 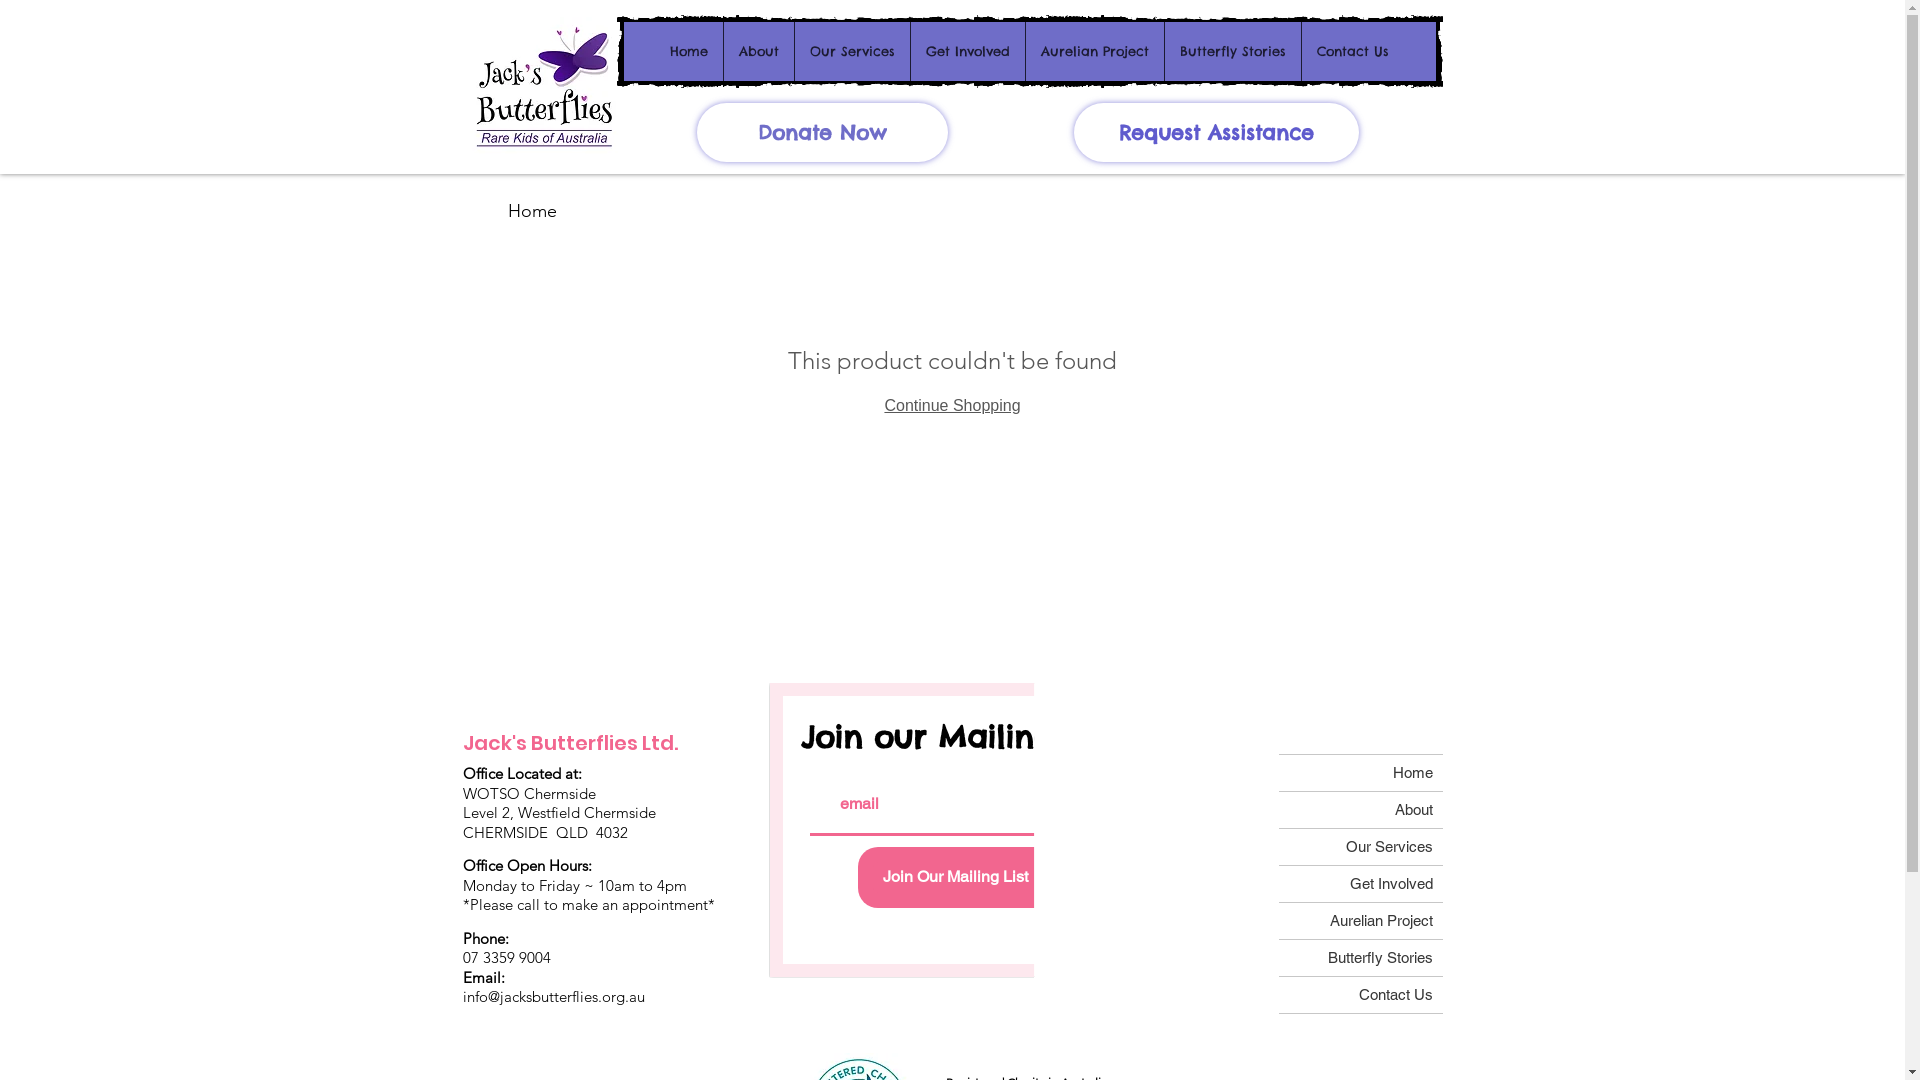 What do you see at coordinates (1359, 956) in the screenshot?
I see `'Butterfly Stories'` at bounding box center [1359, 956].